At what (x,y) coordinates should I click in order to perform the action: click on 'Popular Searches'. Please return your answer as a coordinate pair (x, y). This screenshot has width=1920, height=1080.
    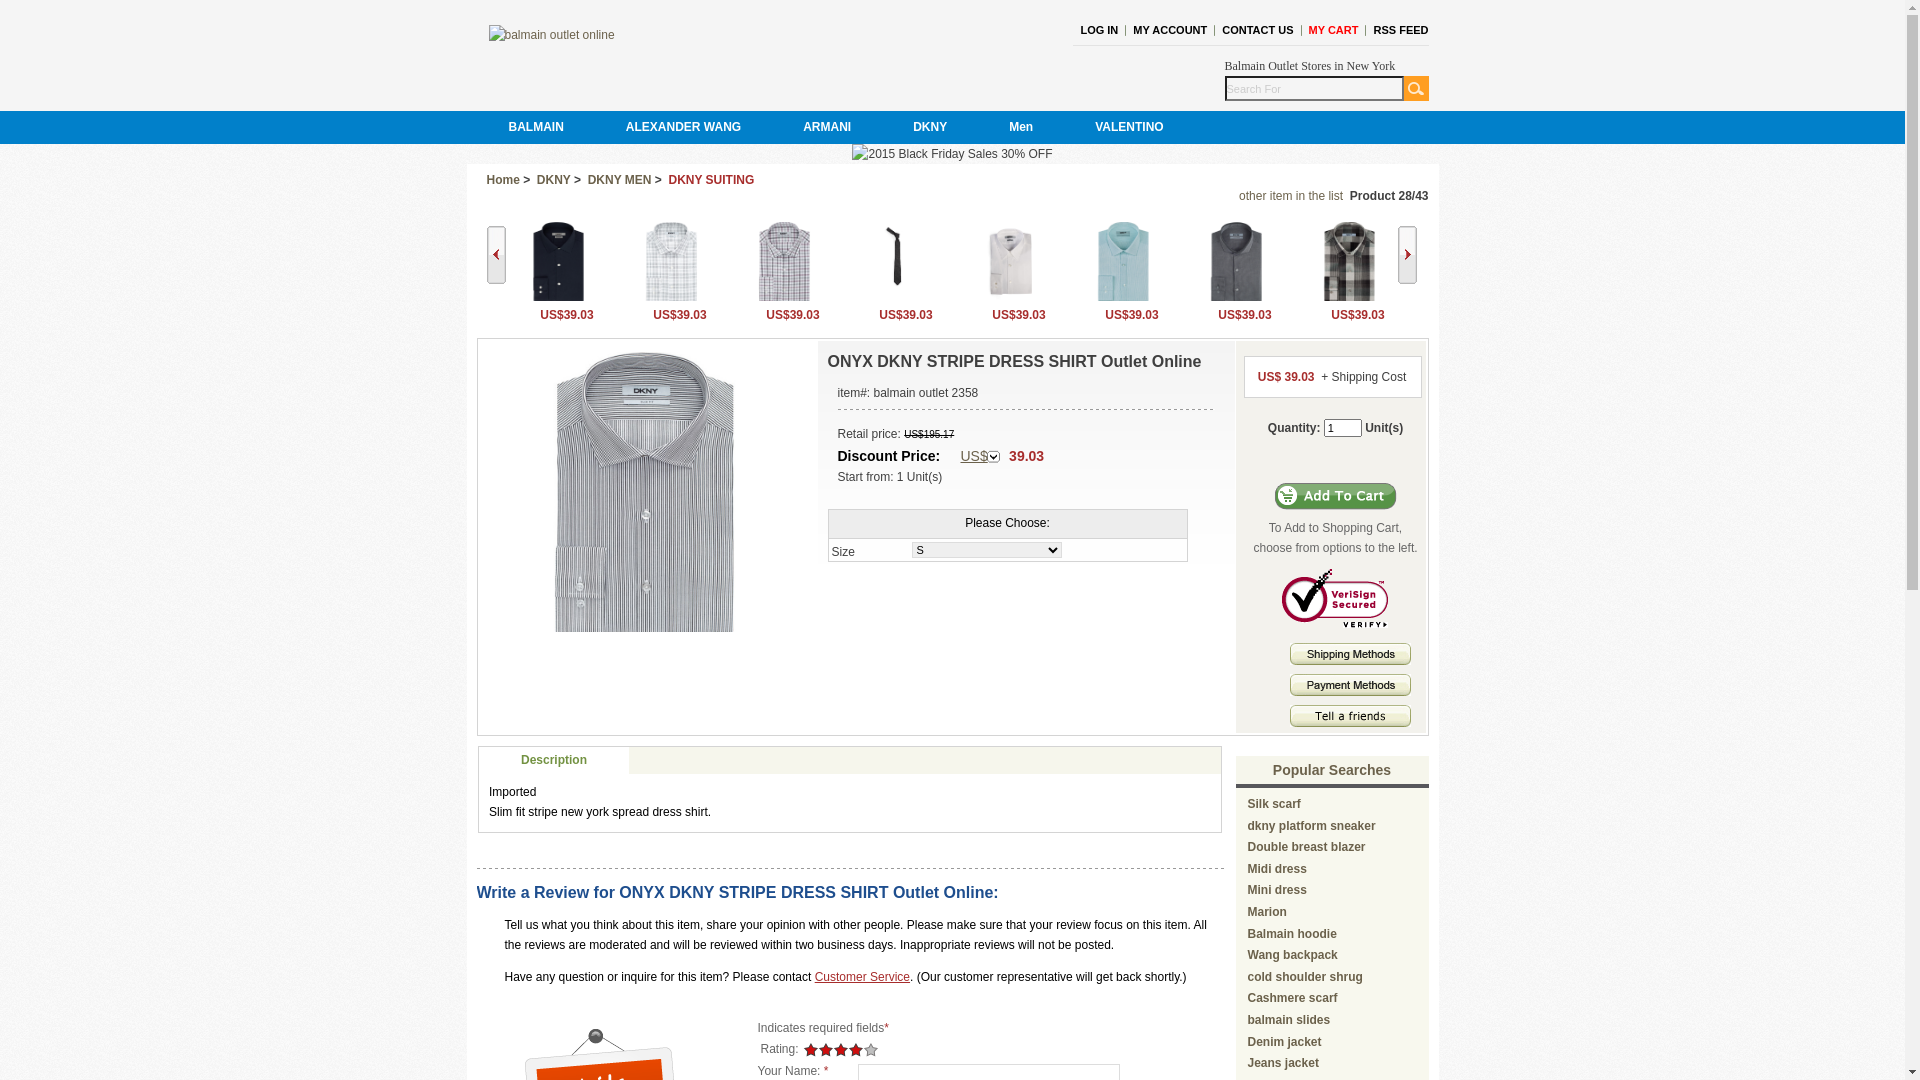
    Looking at the image, I should click on (1271, 769).